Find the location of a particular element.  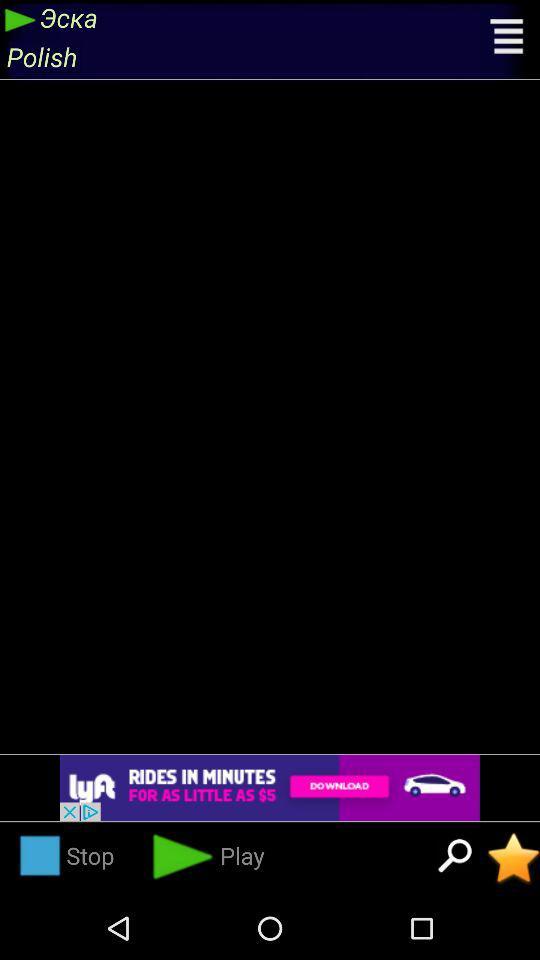

the station is located at coordinates (513, 857).